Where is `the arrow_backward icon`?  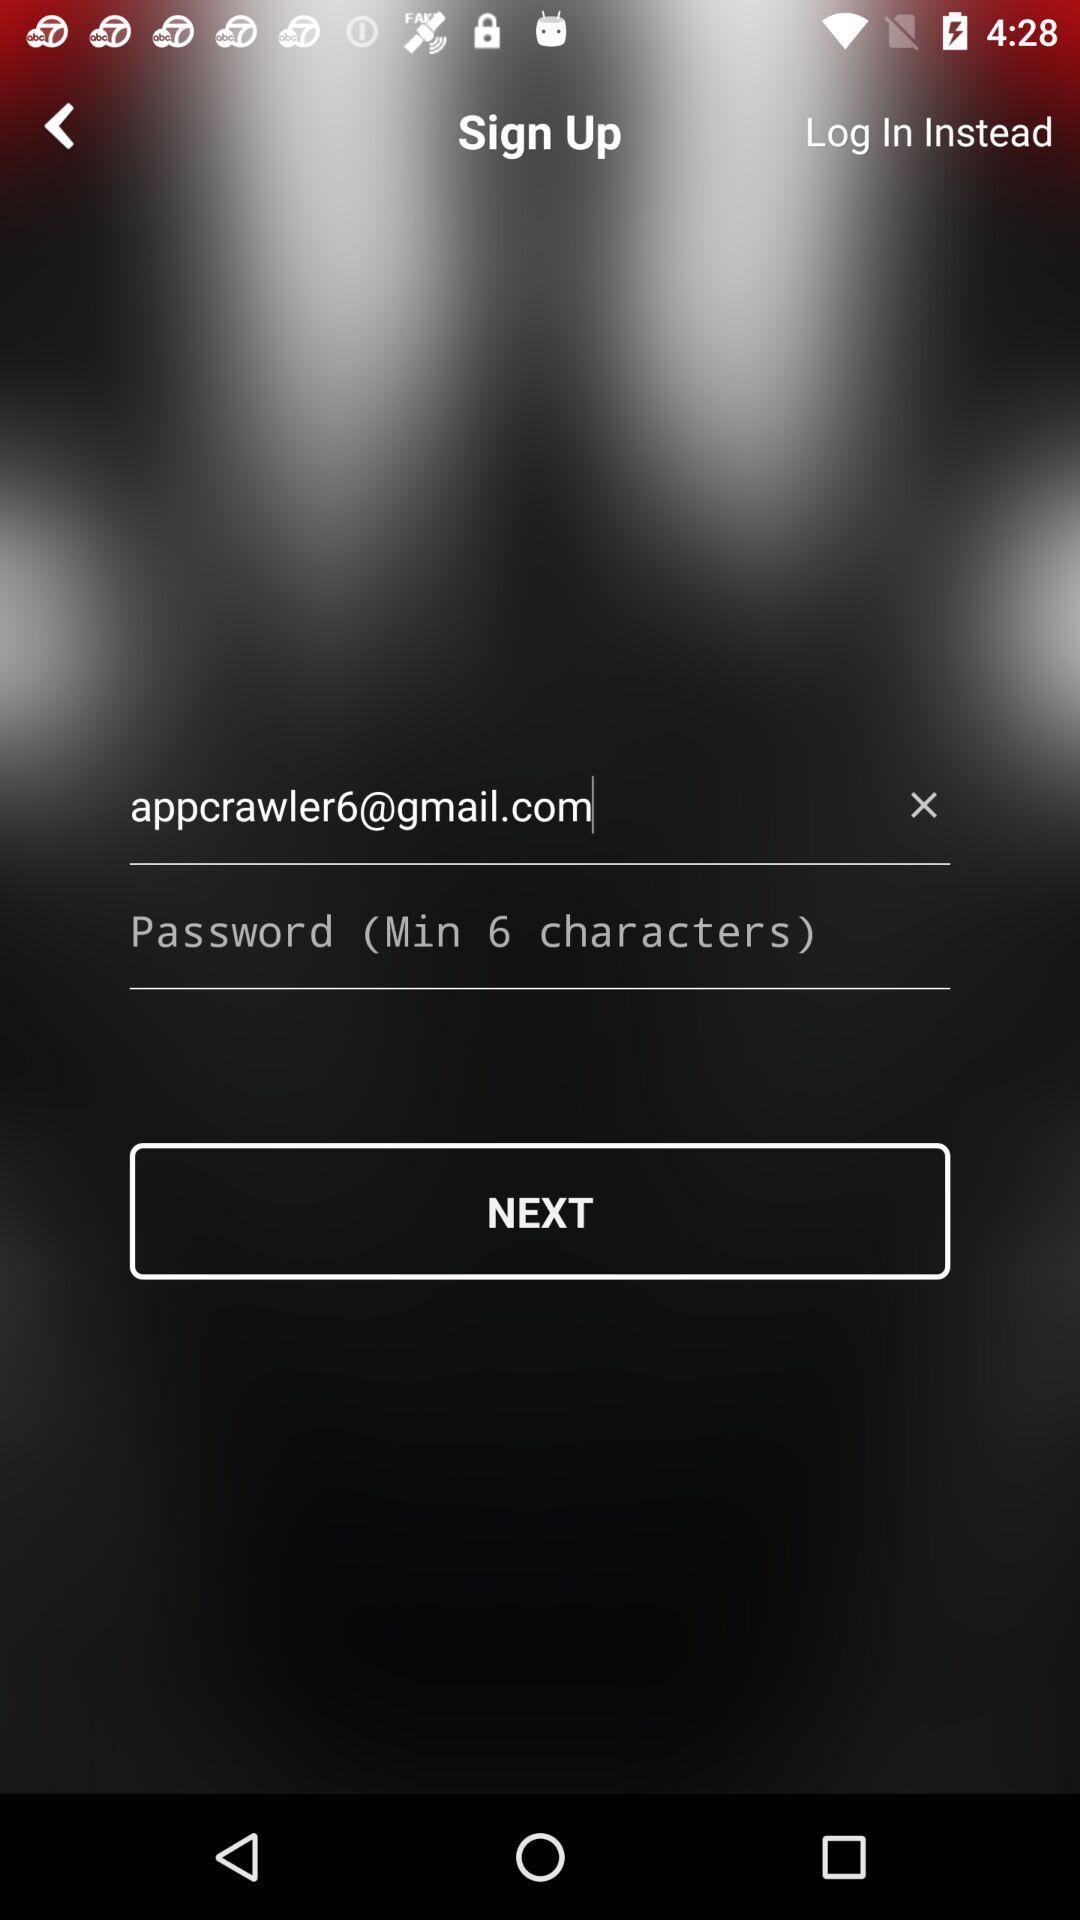
the arrow_backward icon is located at coordinates (61, 124).